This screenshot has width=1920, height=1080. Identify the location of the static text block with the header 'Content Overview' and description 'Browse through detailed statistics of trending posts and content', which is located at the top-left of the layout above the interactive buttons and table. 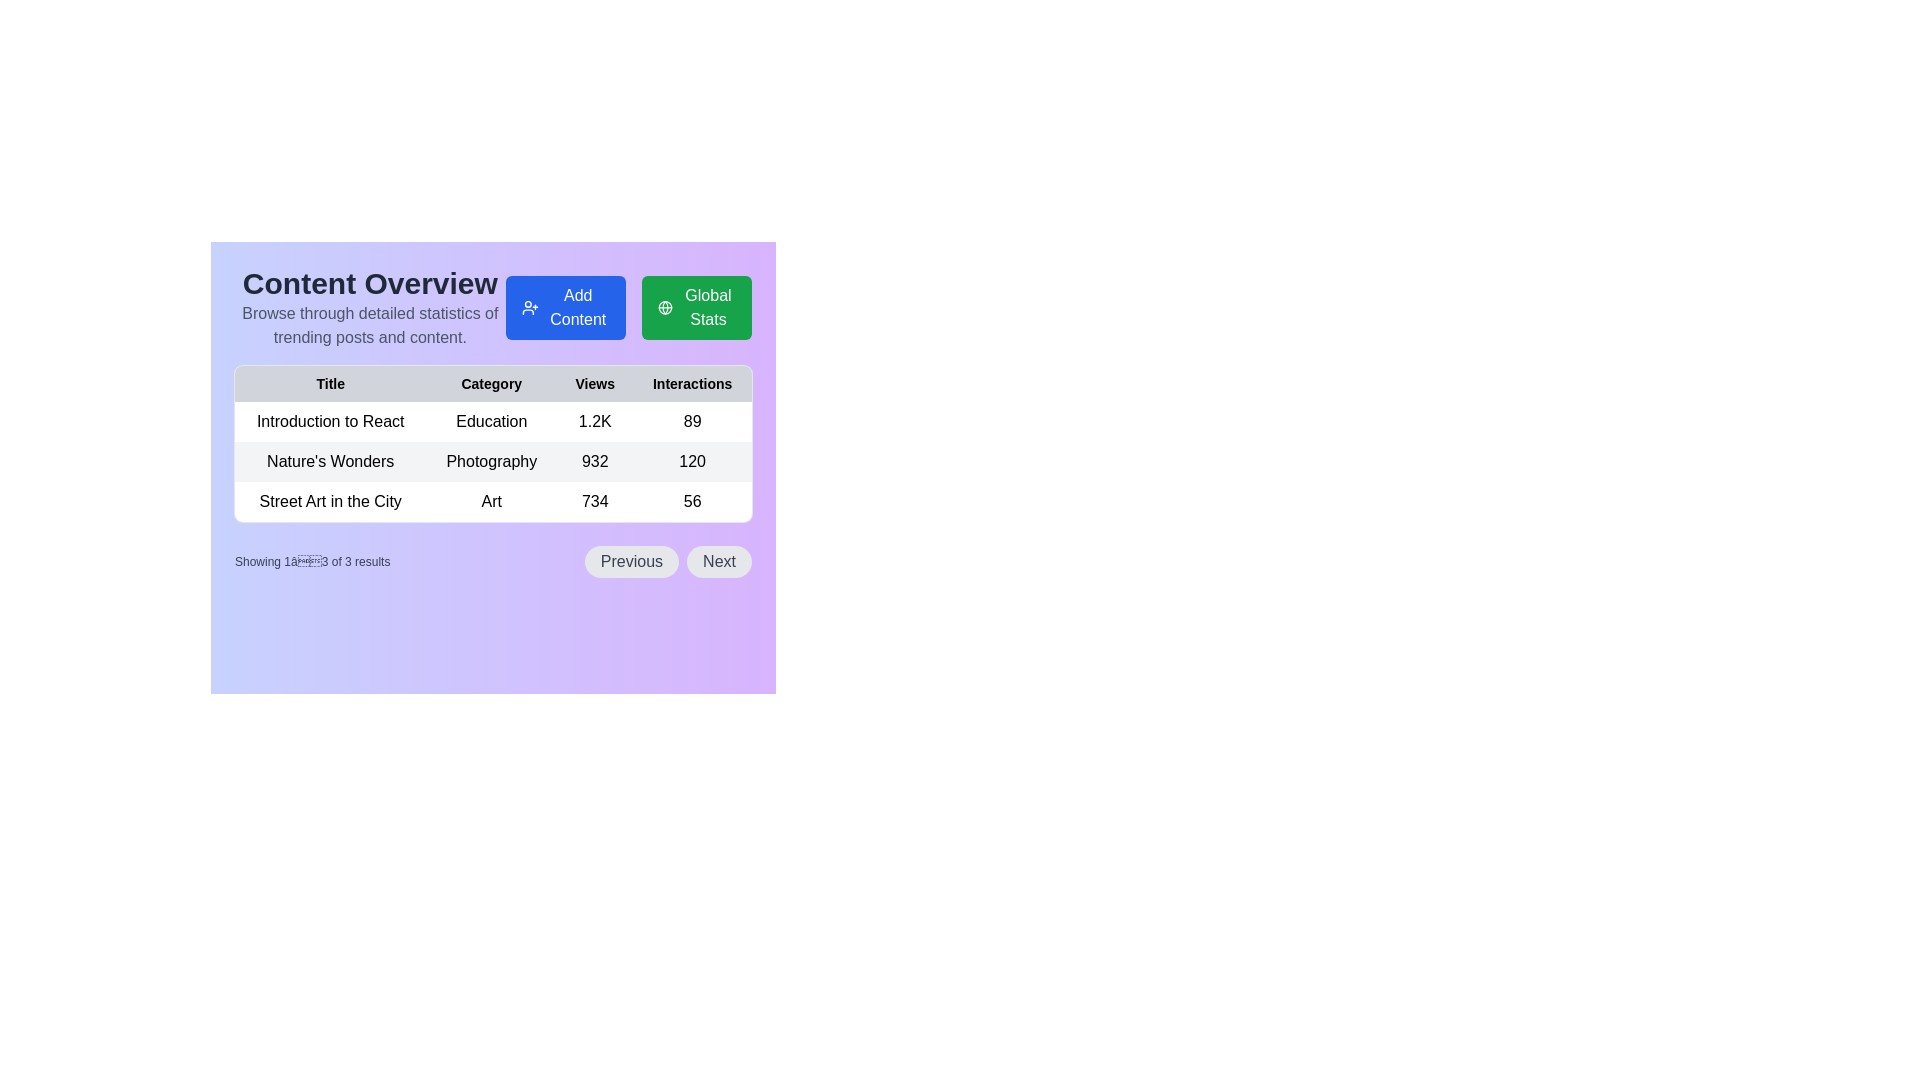
(493, 308).